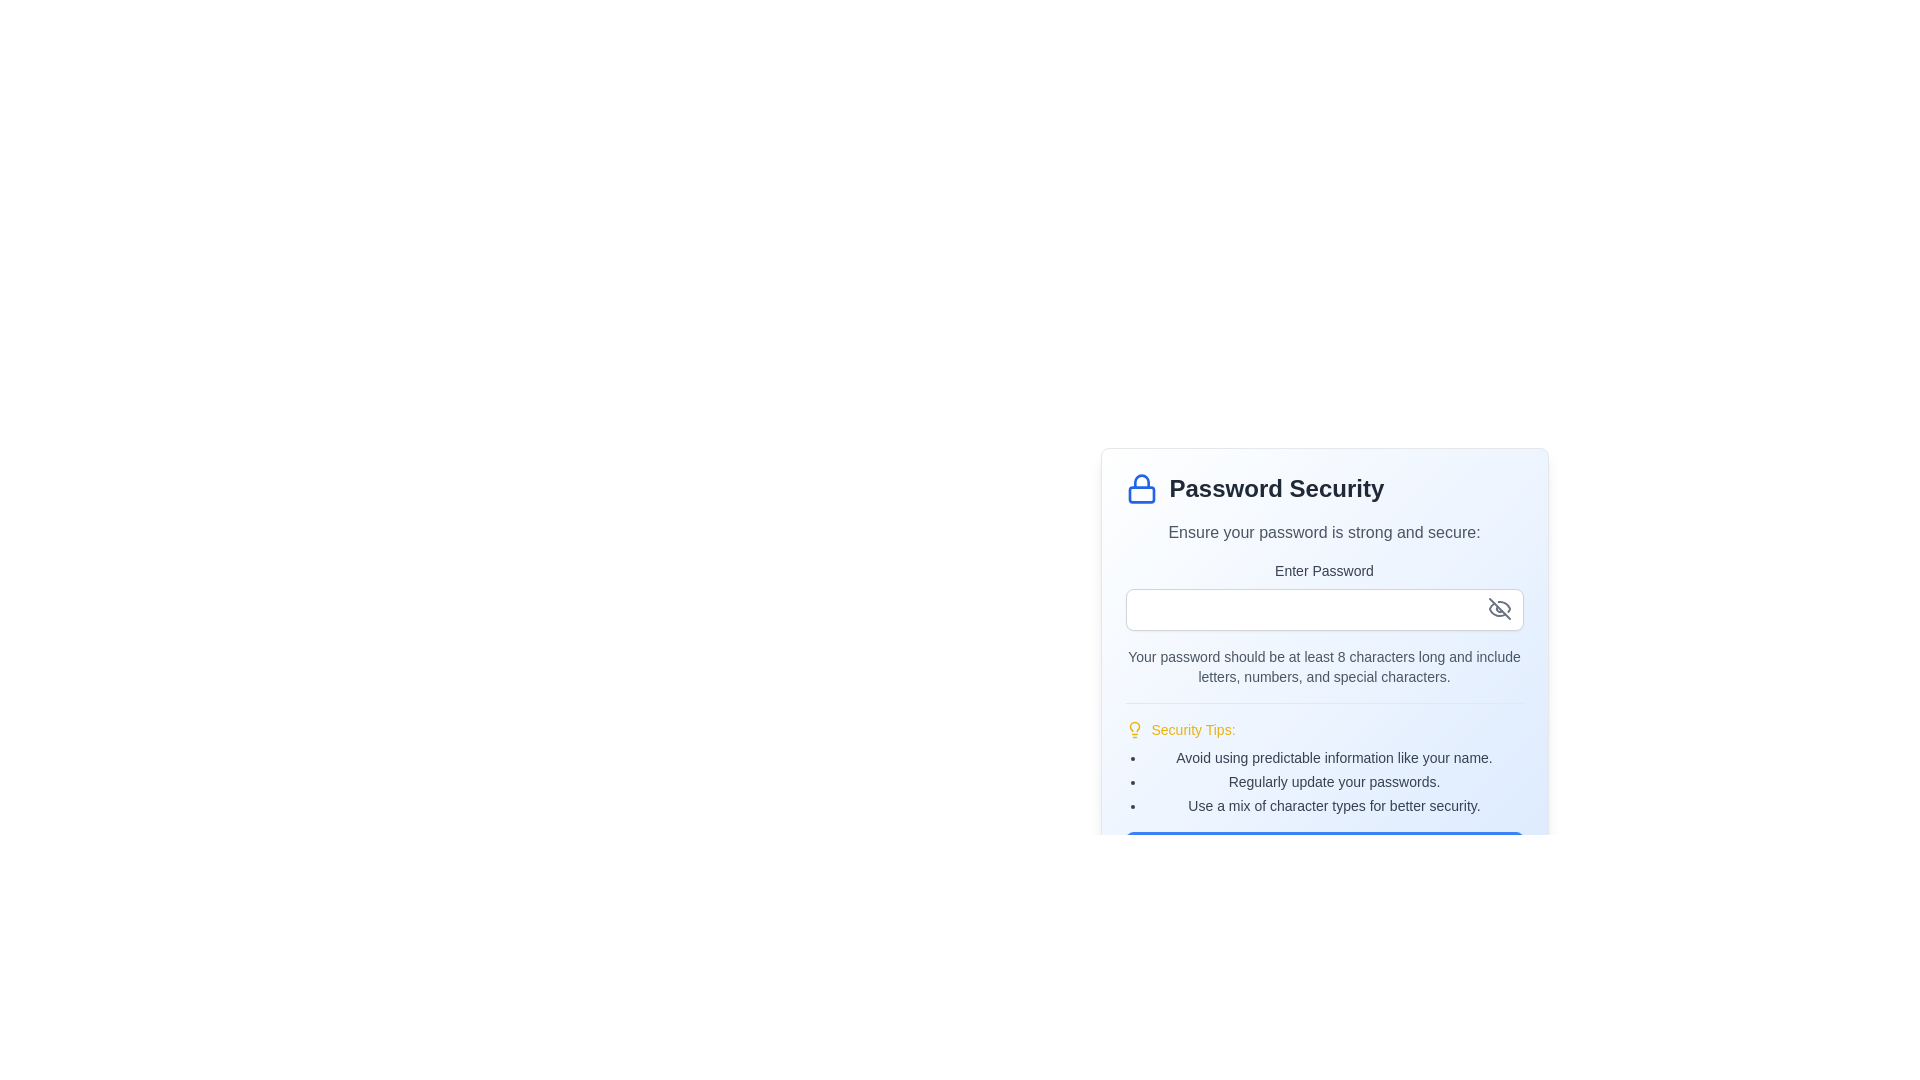 This screenshot has height=1080, width=1920. Describe the element at coordinates (1324, 531) in the screenshot. I see `the text label that provides guidance about creating a strong password, located beneath the 'Password Security' section title and above the password input field` at that location.